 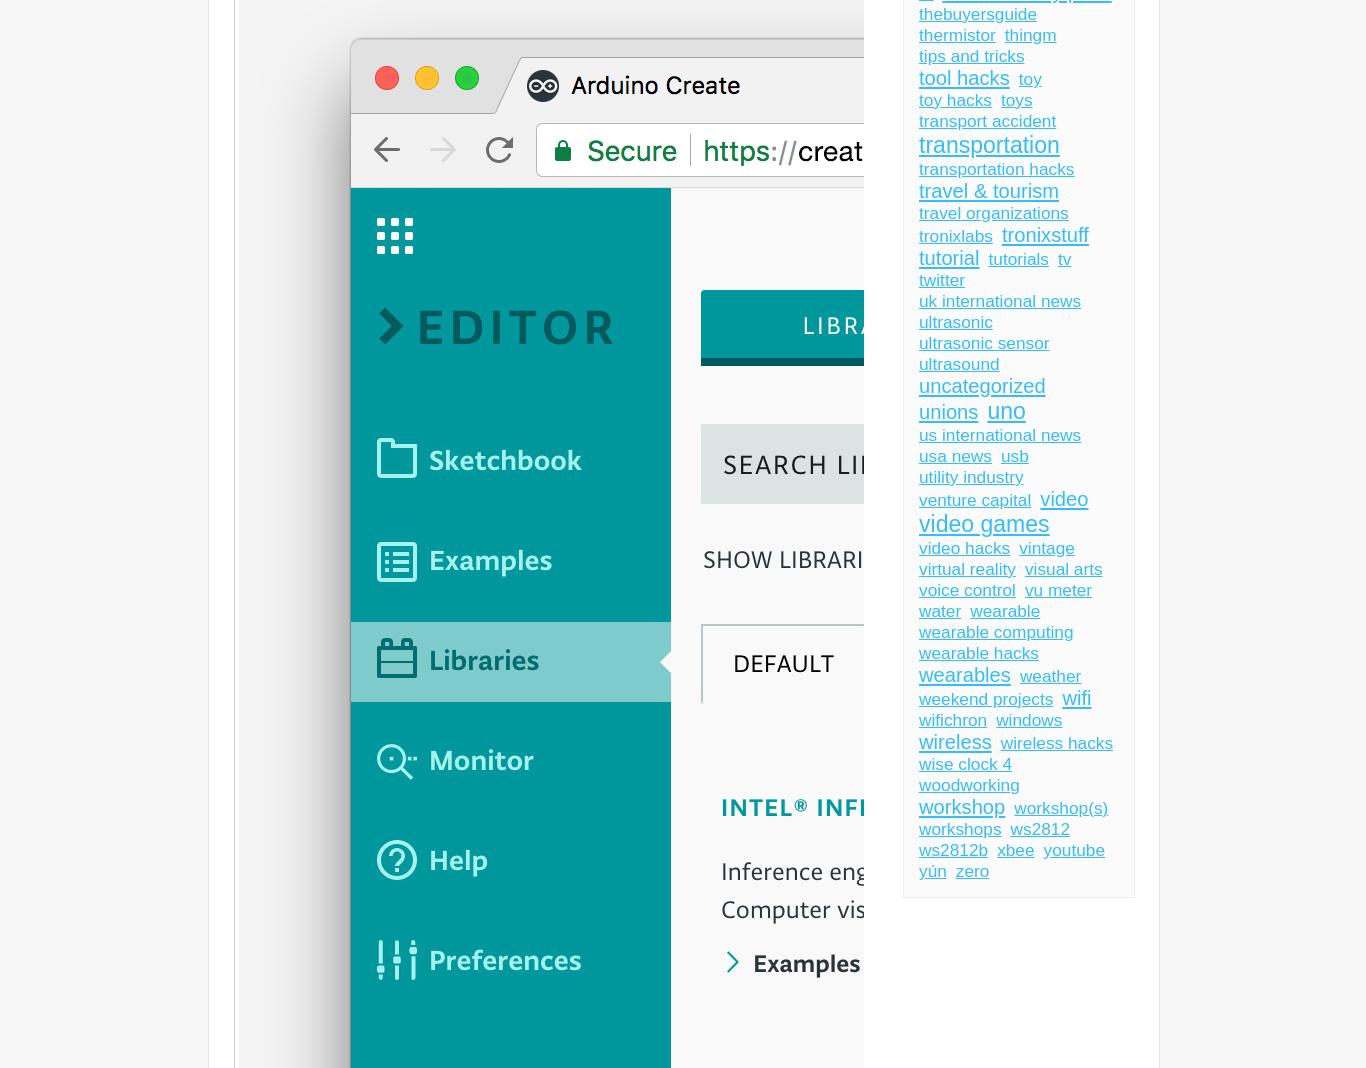 I want to click on 'ultrasound', so click(x=958, y=362).